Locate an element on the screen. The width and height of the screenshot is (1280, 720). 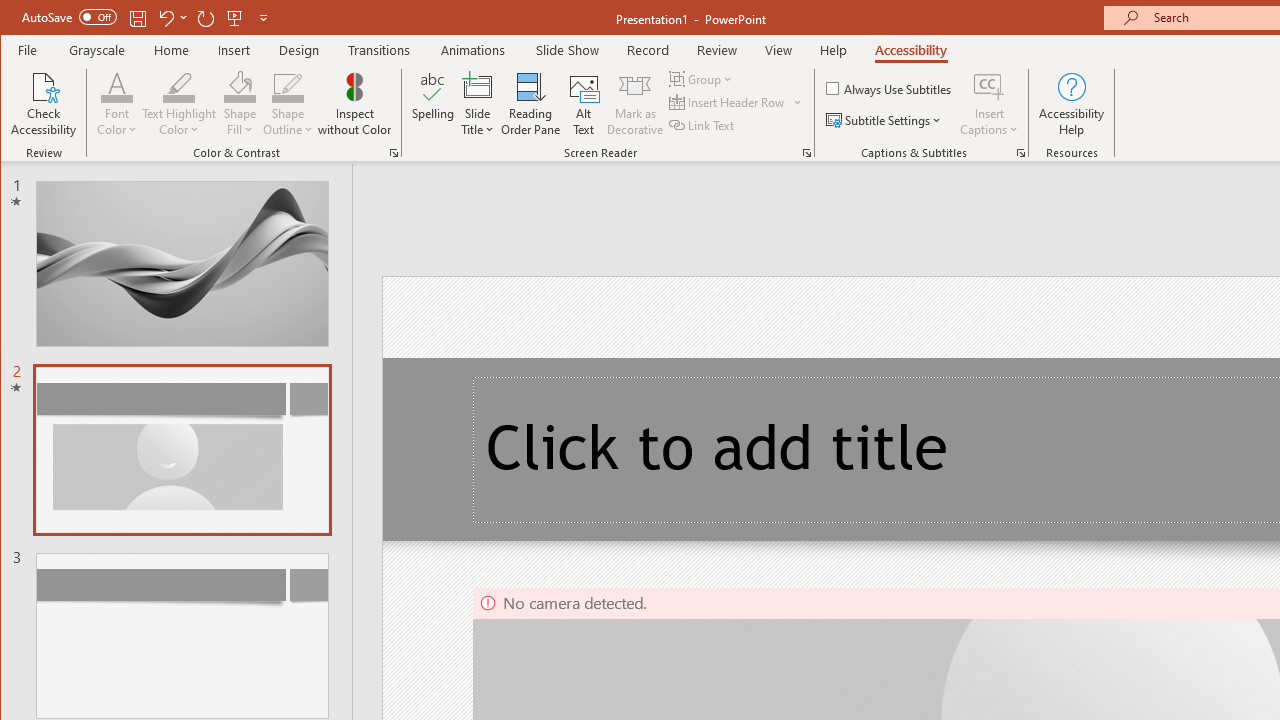
'Check Accessibility' is located at coordinates (44, 104).